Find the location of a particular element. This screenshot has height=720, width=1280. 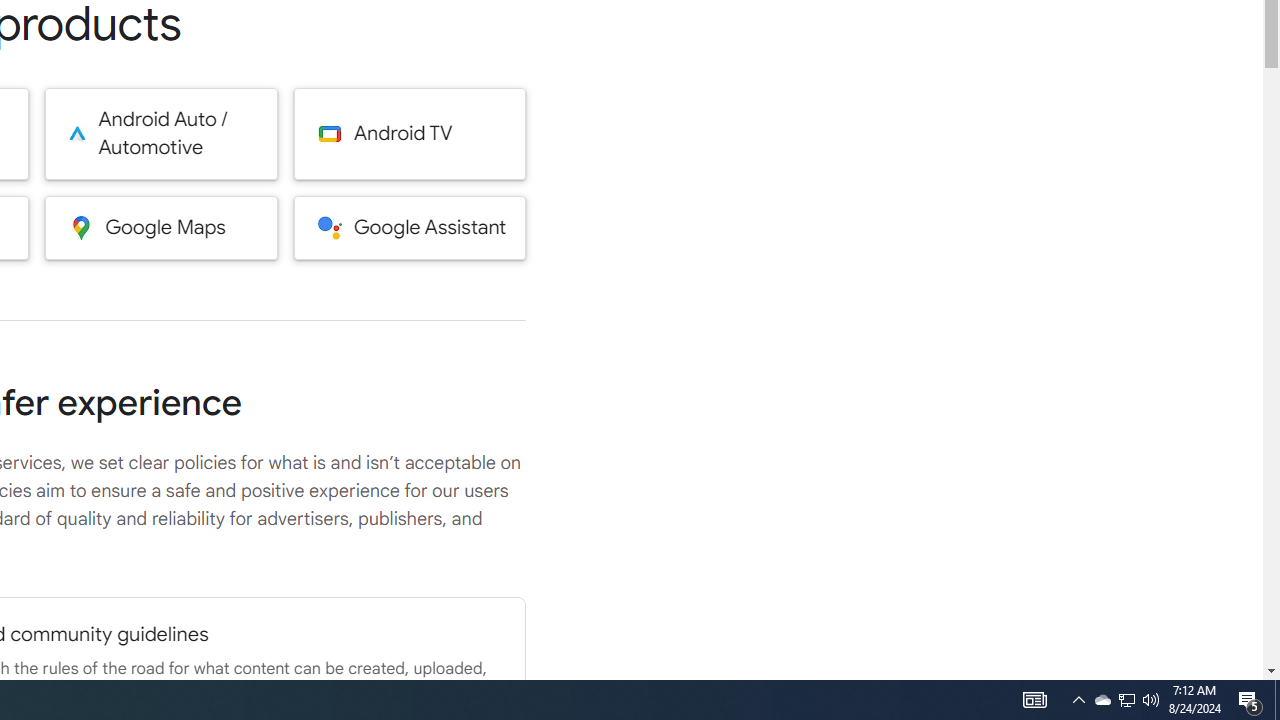

'Google Assistant' is located at coordinates (409, 226).